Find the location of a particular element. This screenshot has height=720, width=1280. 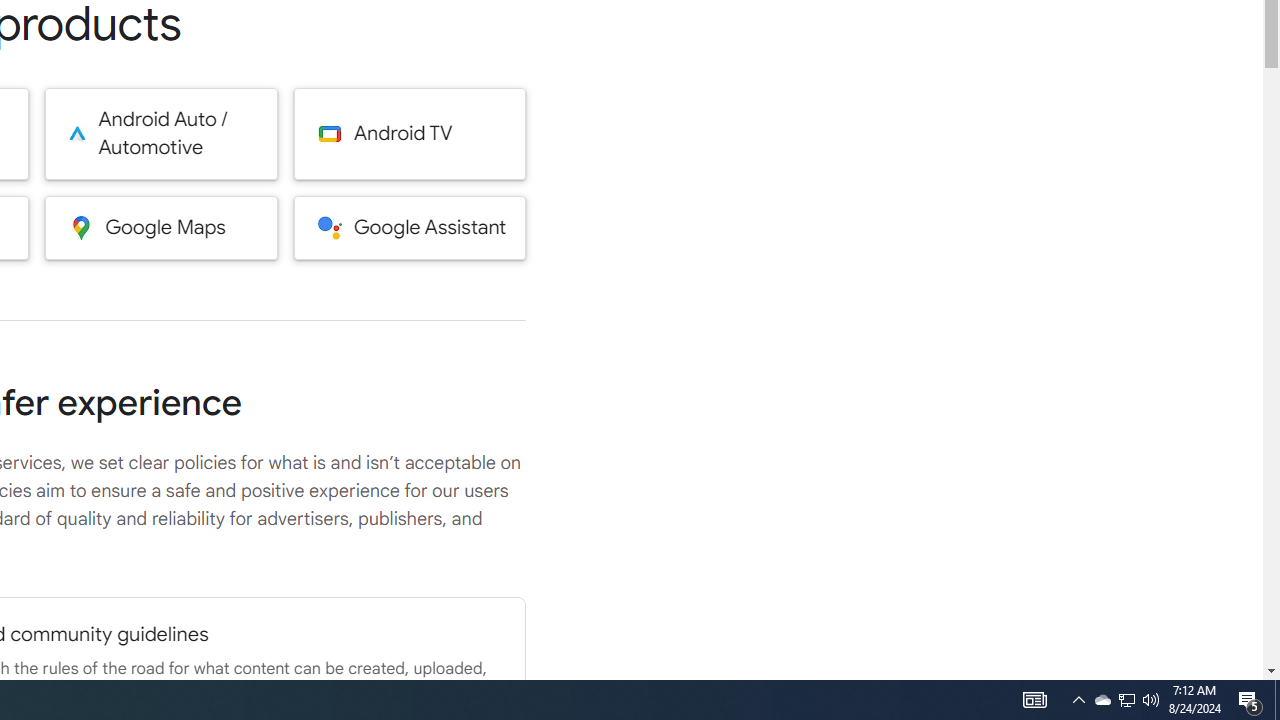

'Google Assistant' is located at coordinates (409, 226).